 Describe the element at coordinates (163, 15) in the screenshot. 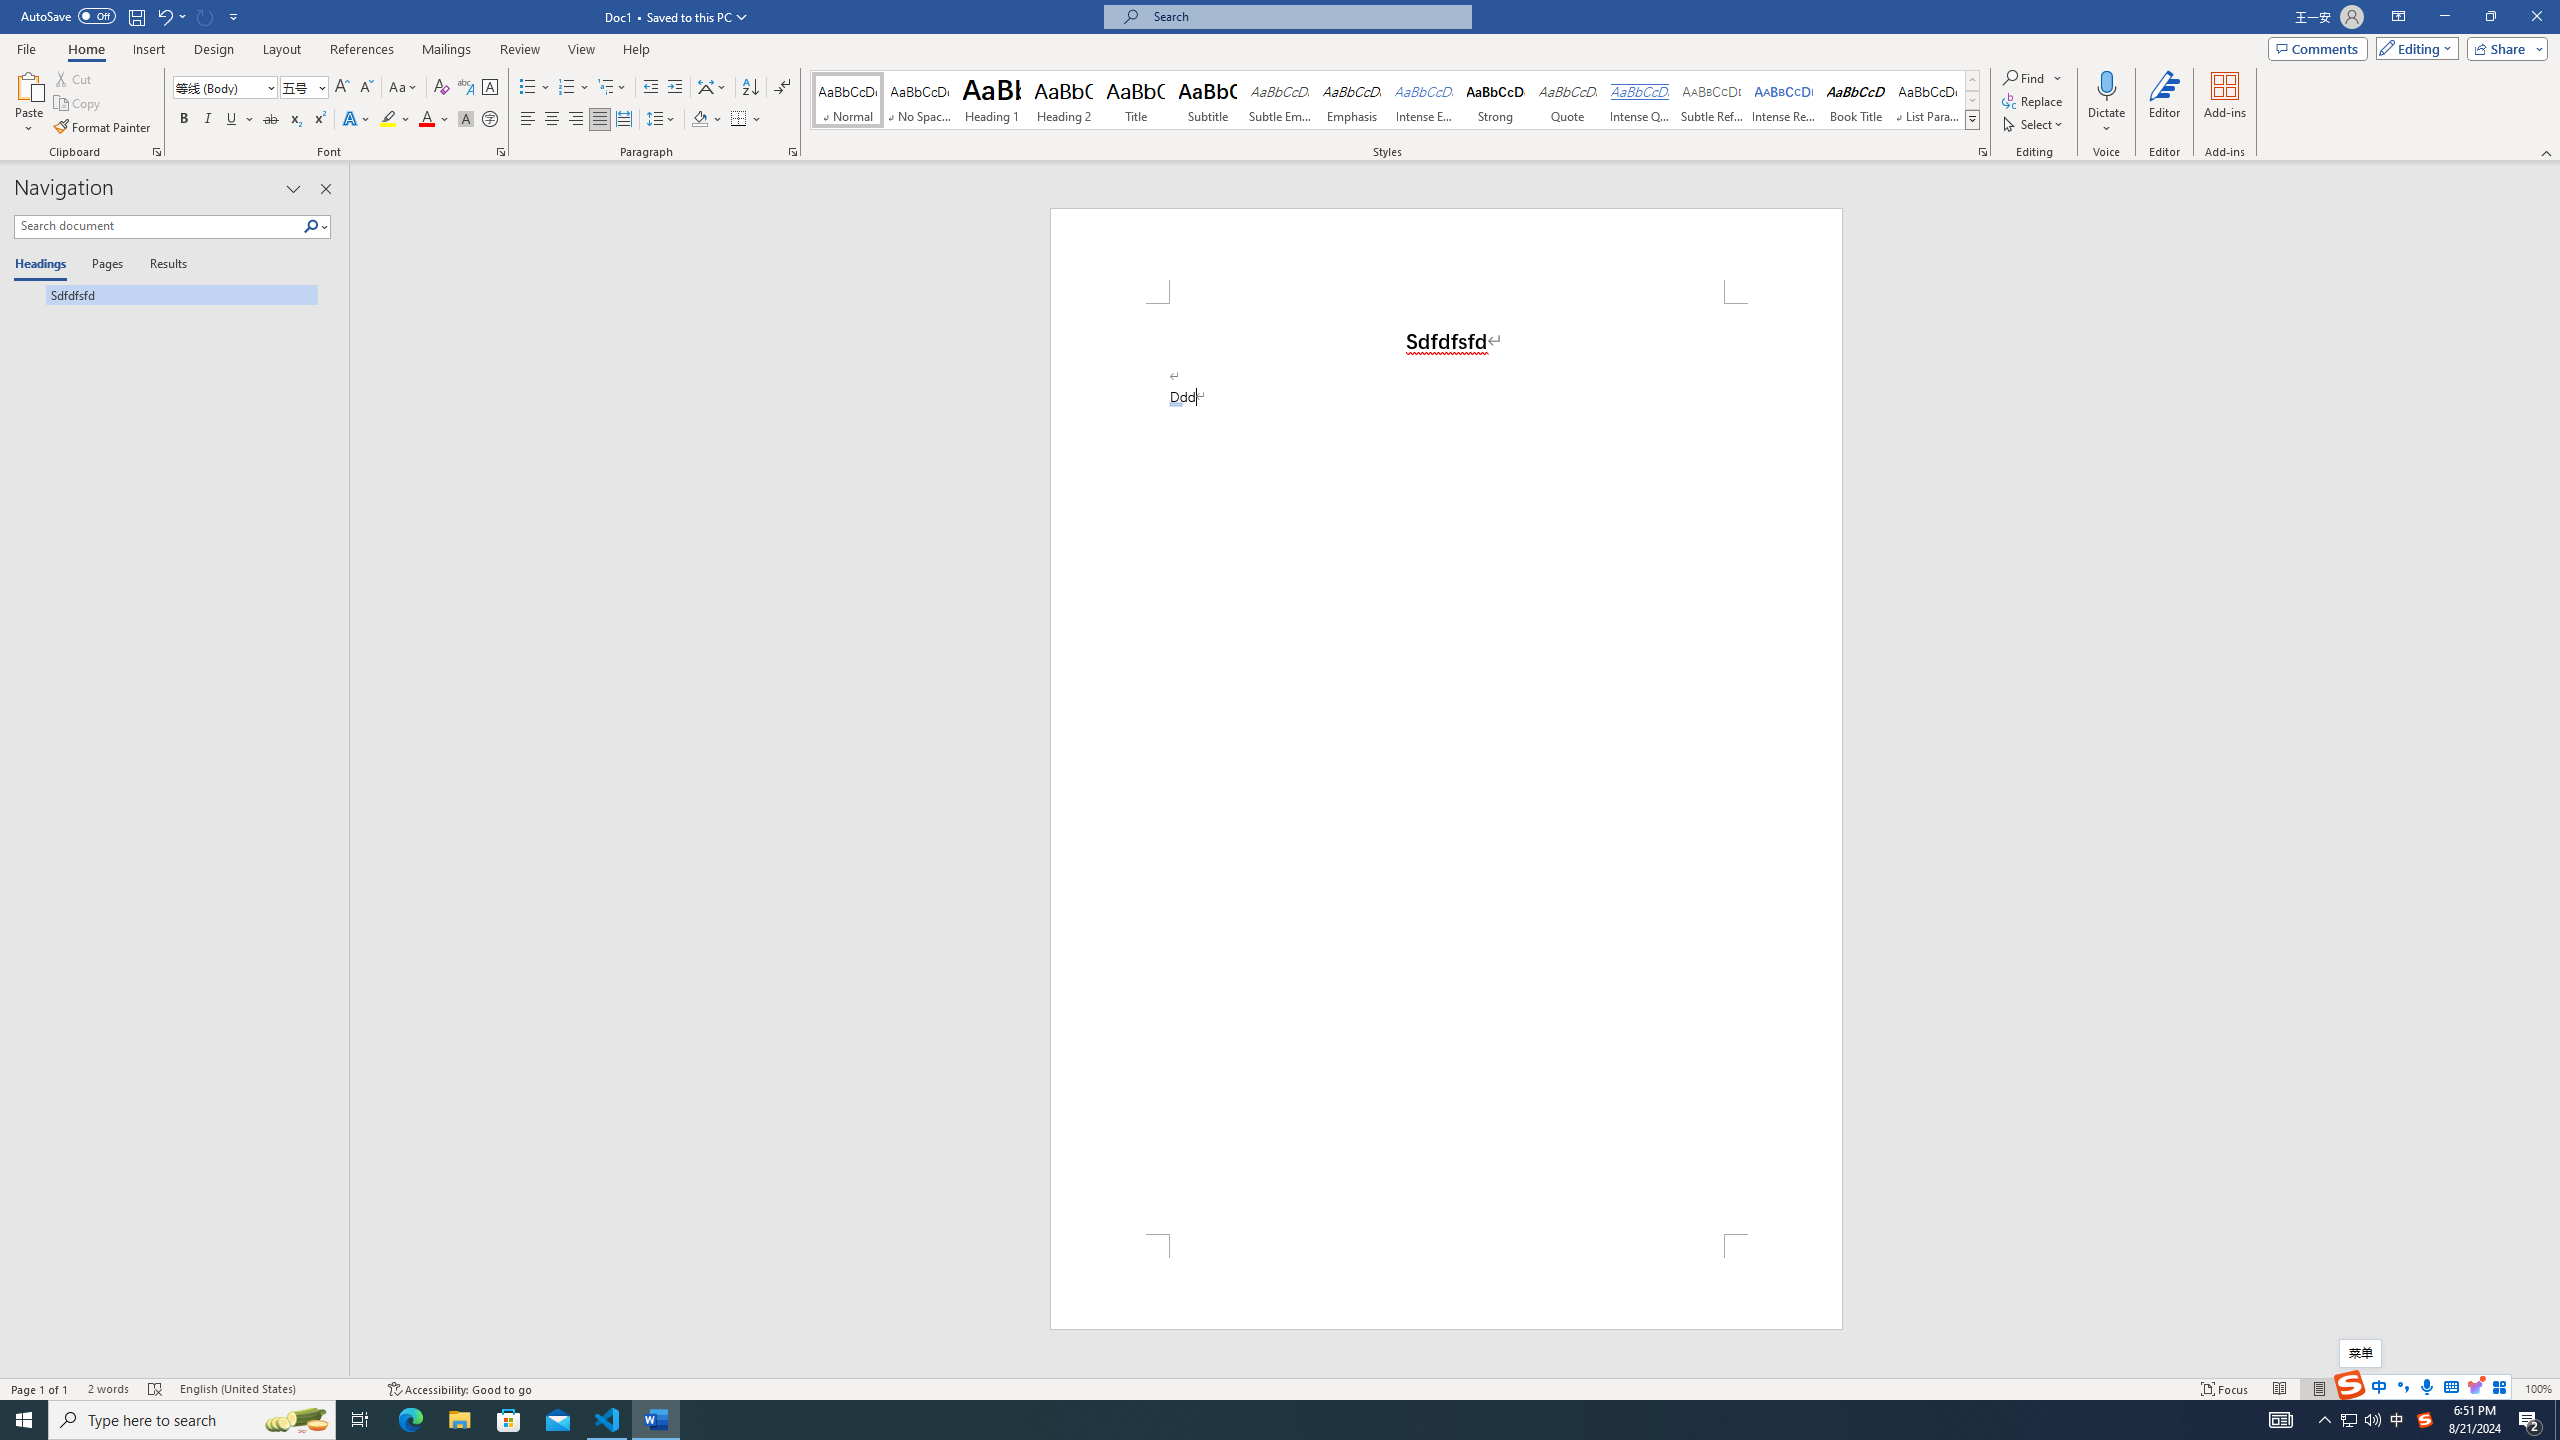

I see `'Undo AutoCorrect'` at that location.